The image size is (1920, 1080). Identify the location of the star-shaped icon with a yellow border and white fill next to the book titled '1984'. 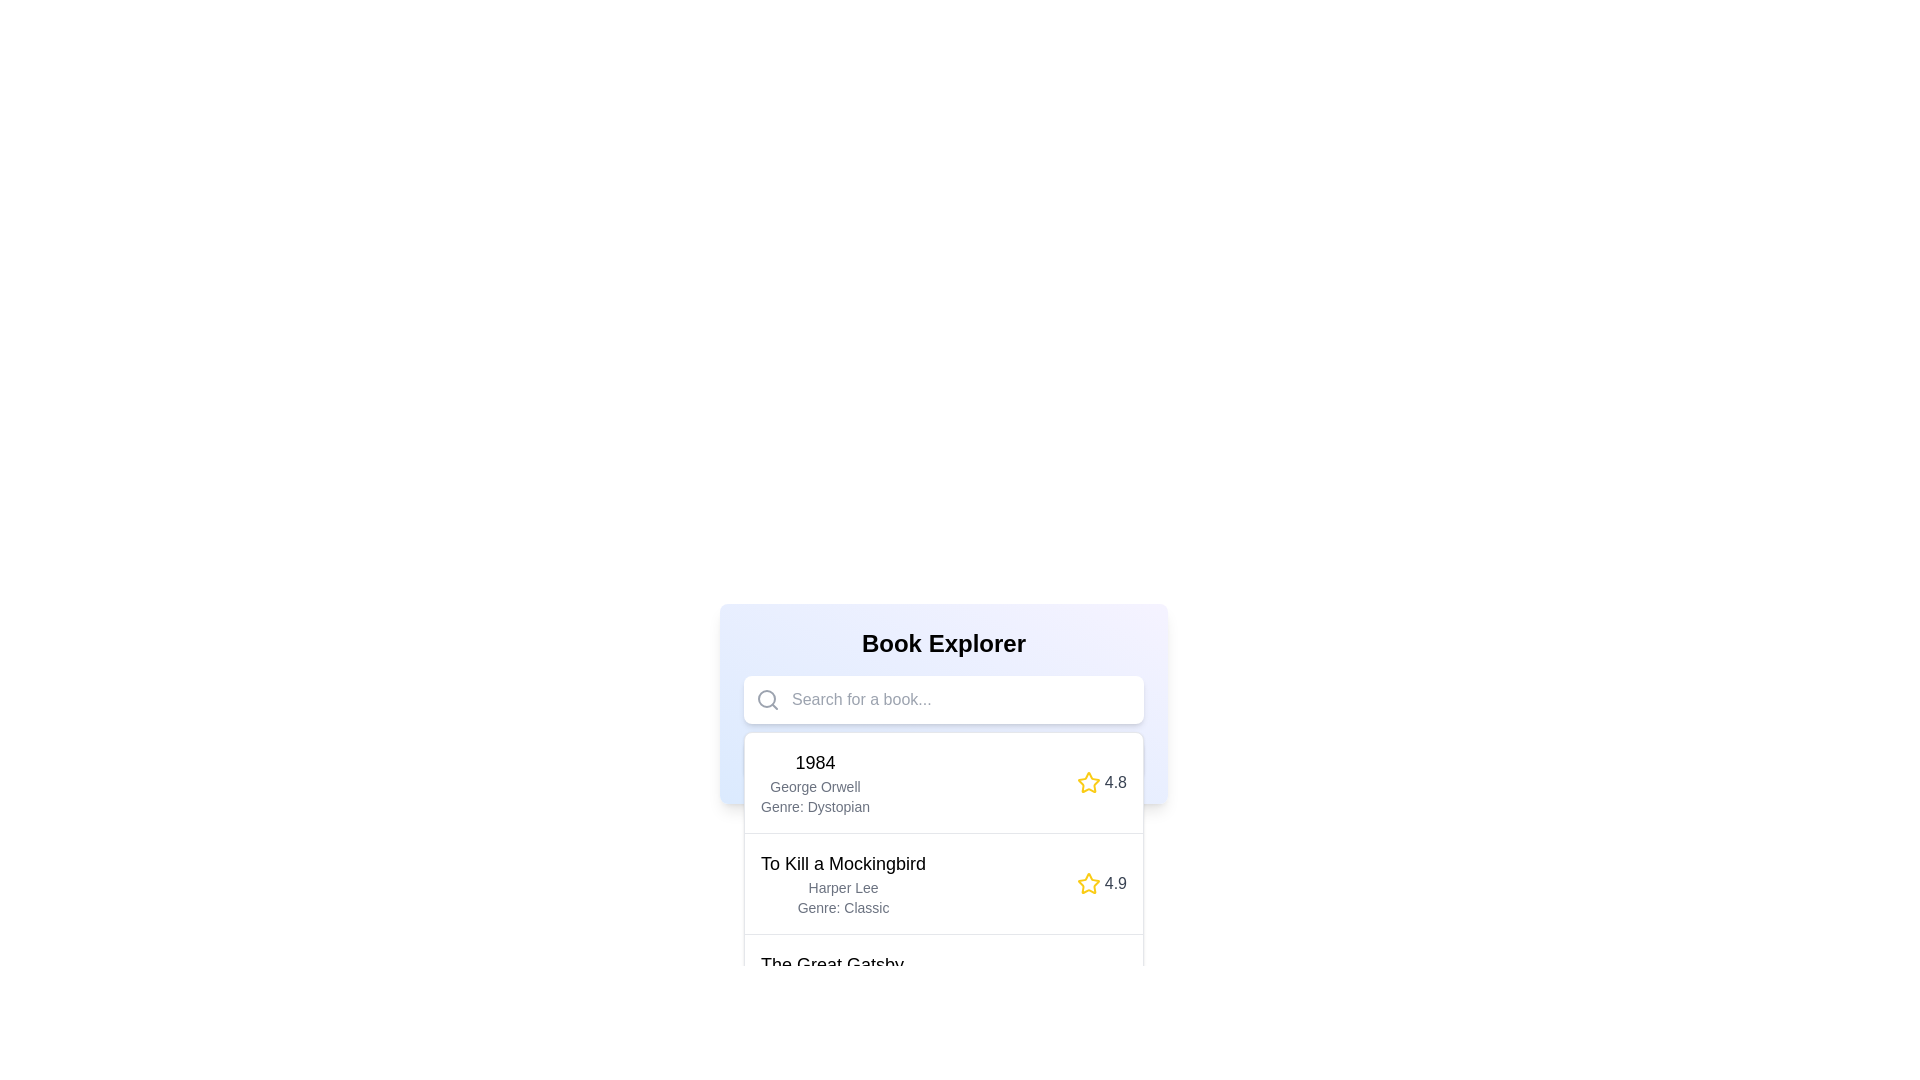
(1087, 781).